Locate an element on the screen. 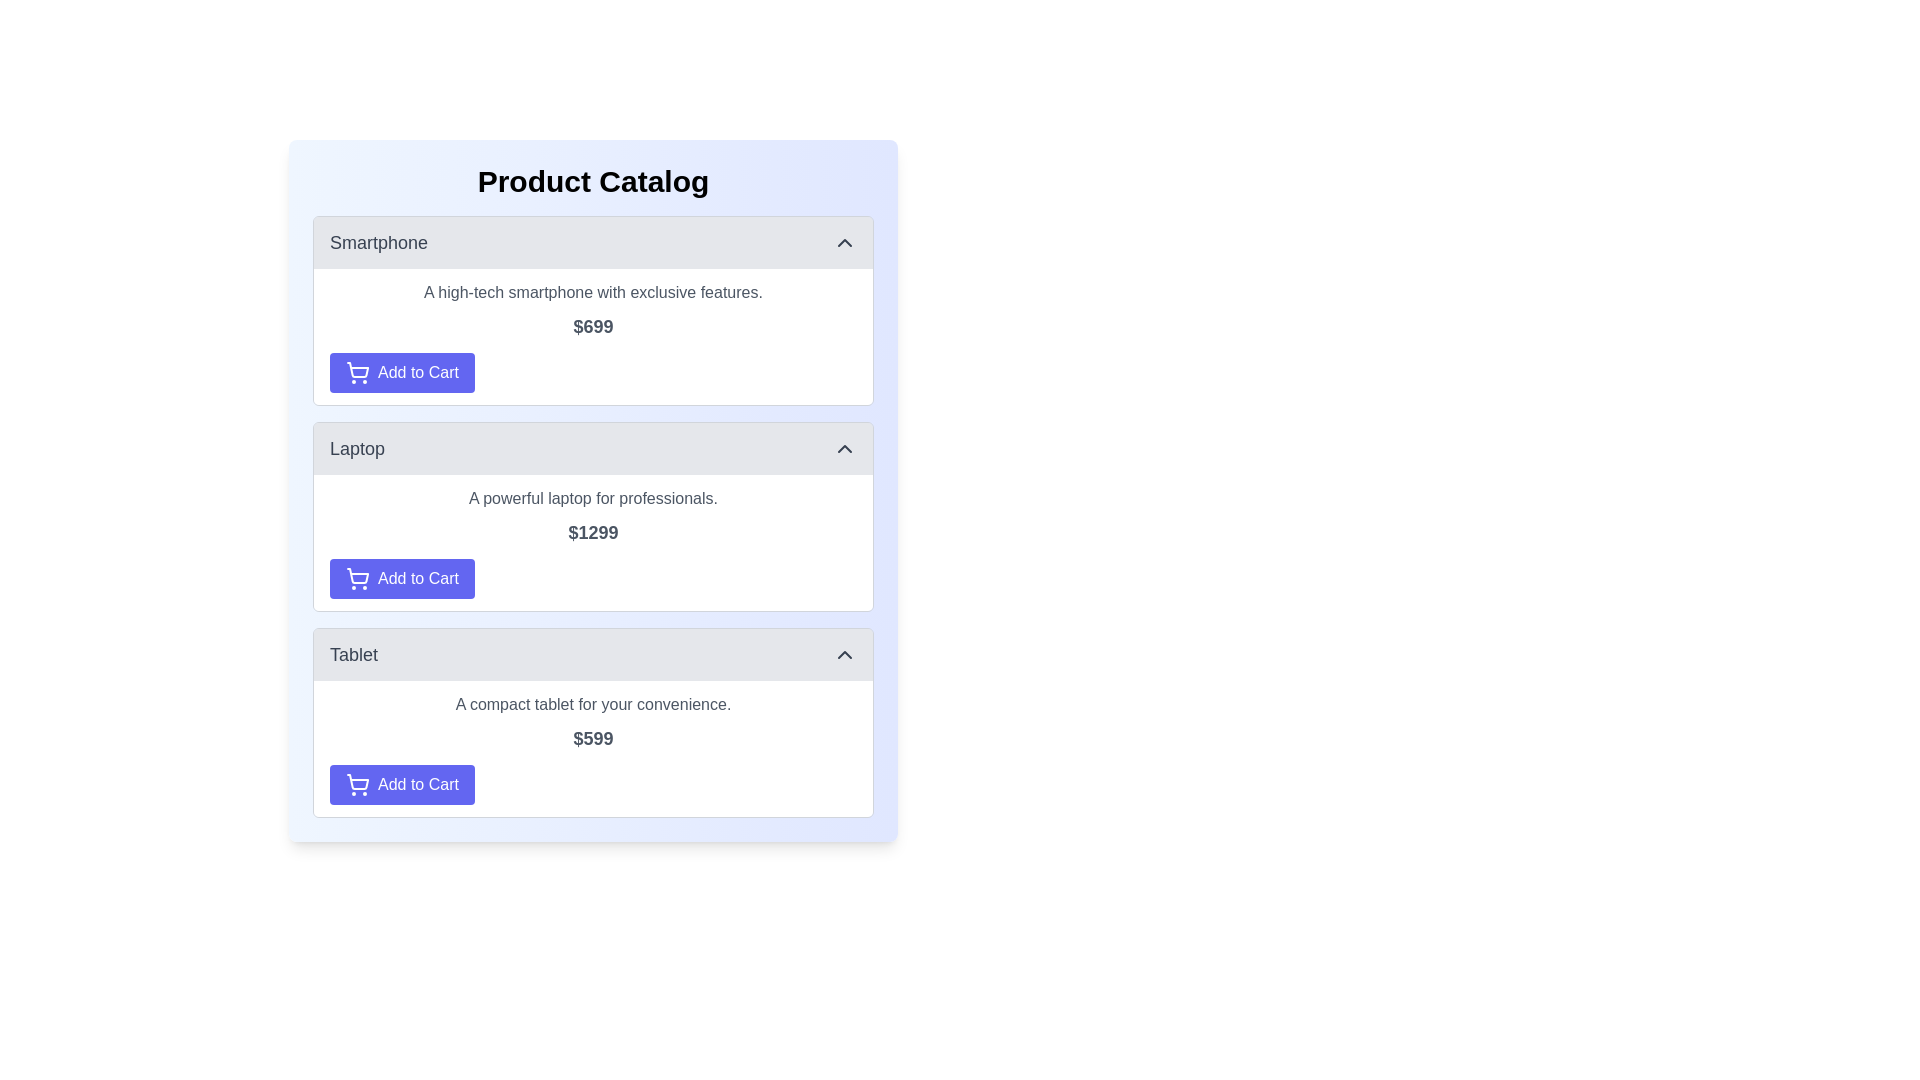  the descriptive text for the Tablet product, located above the price '$599' and beneath the section header 'Tablet' is located at coordinates (592, 704).